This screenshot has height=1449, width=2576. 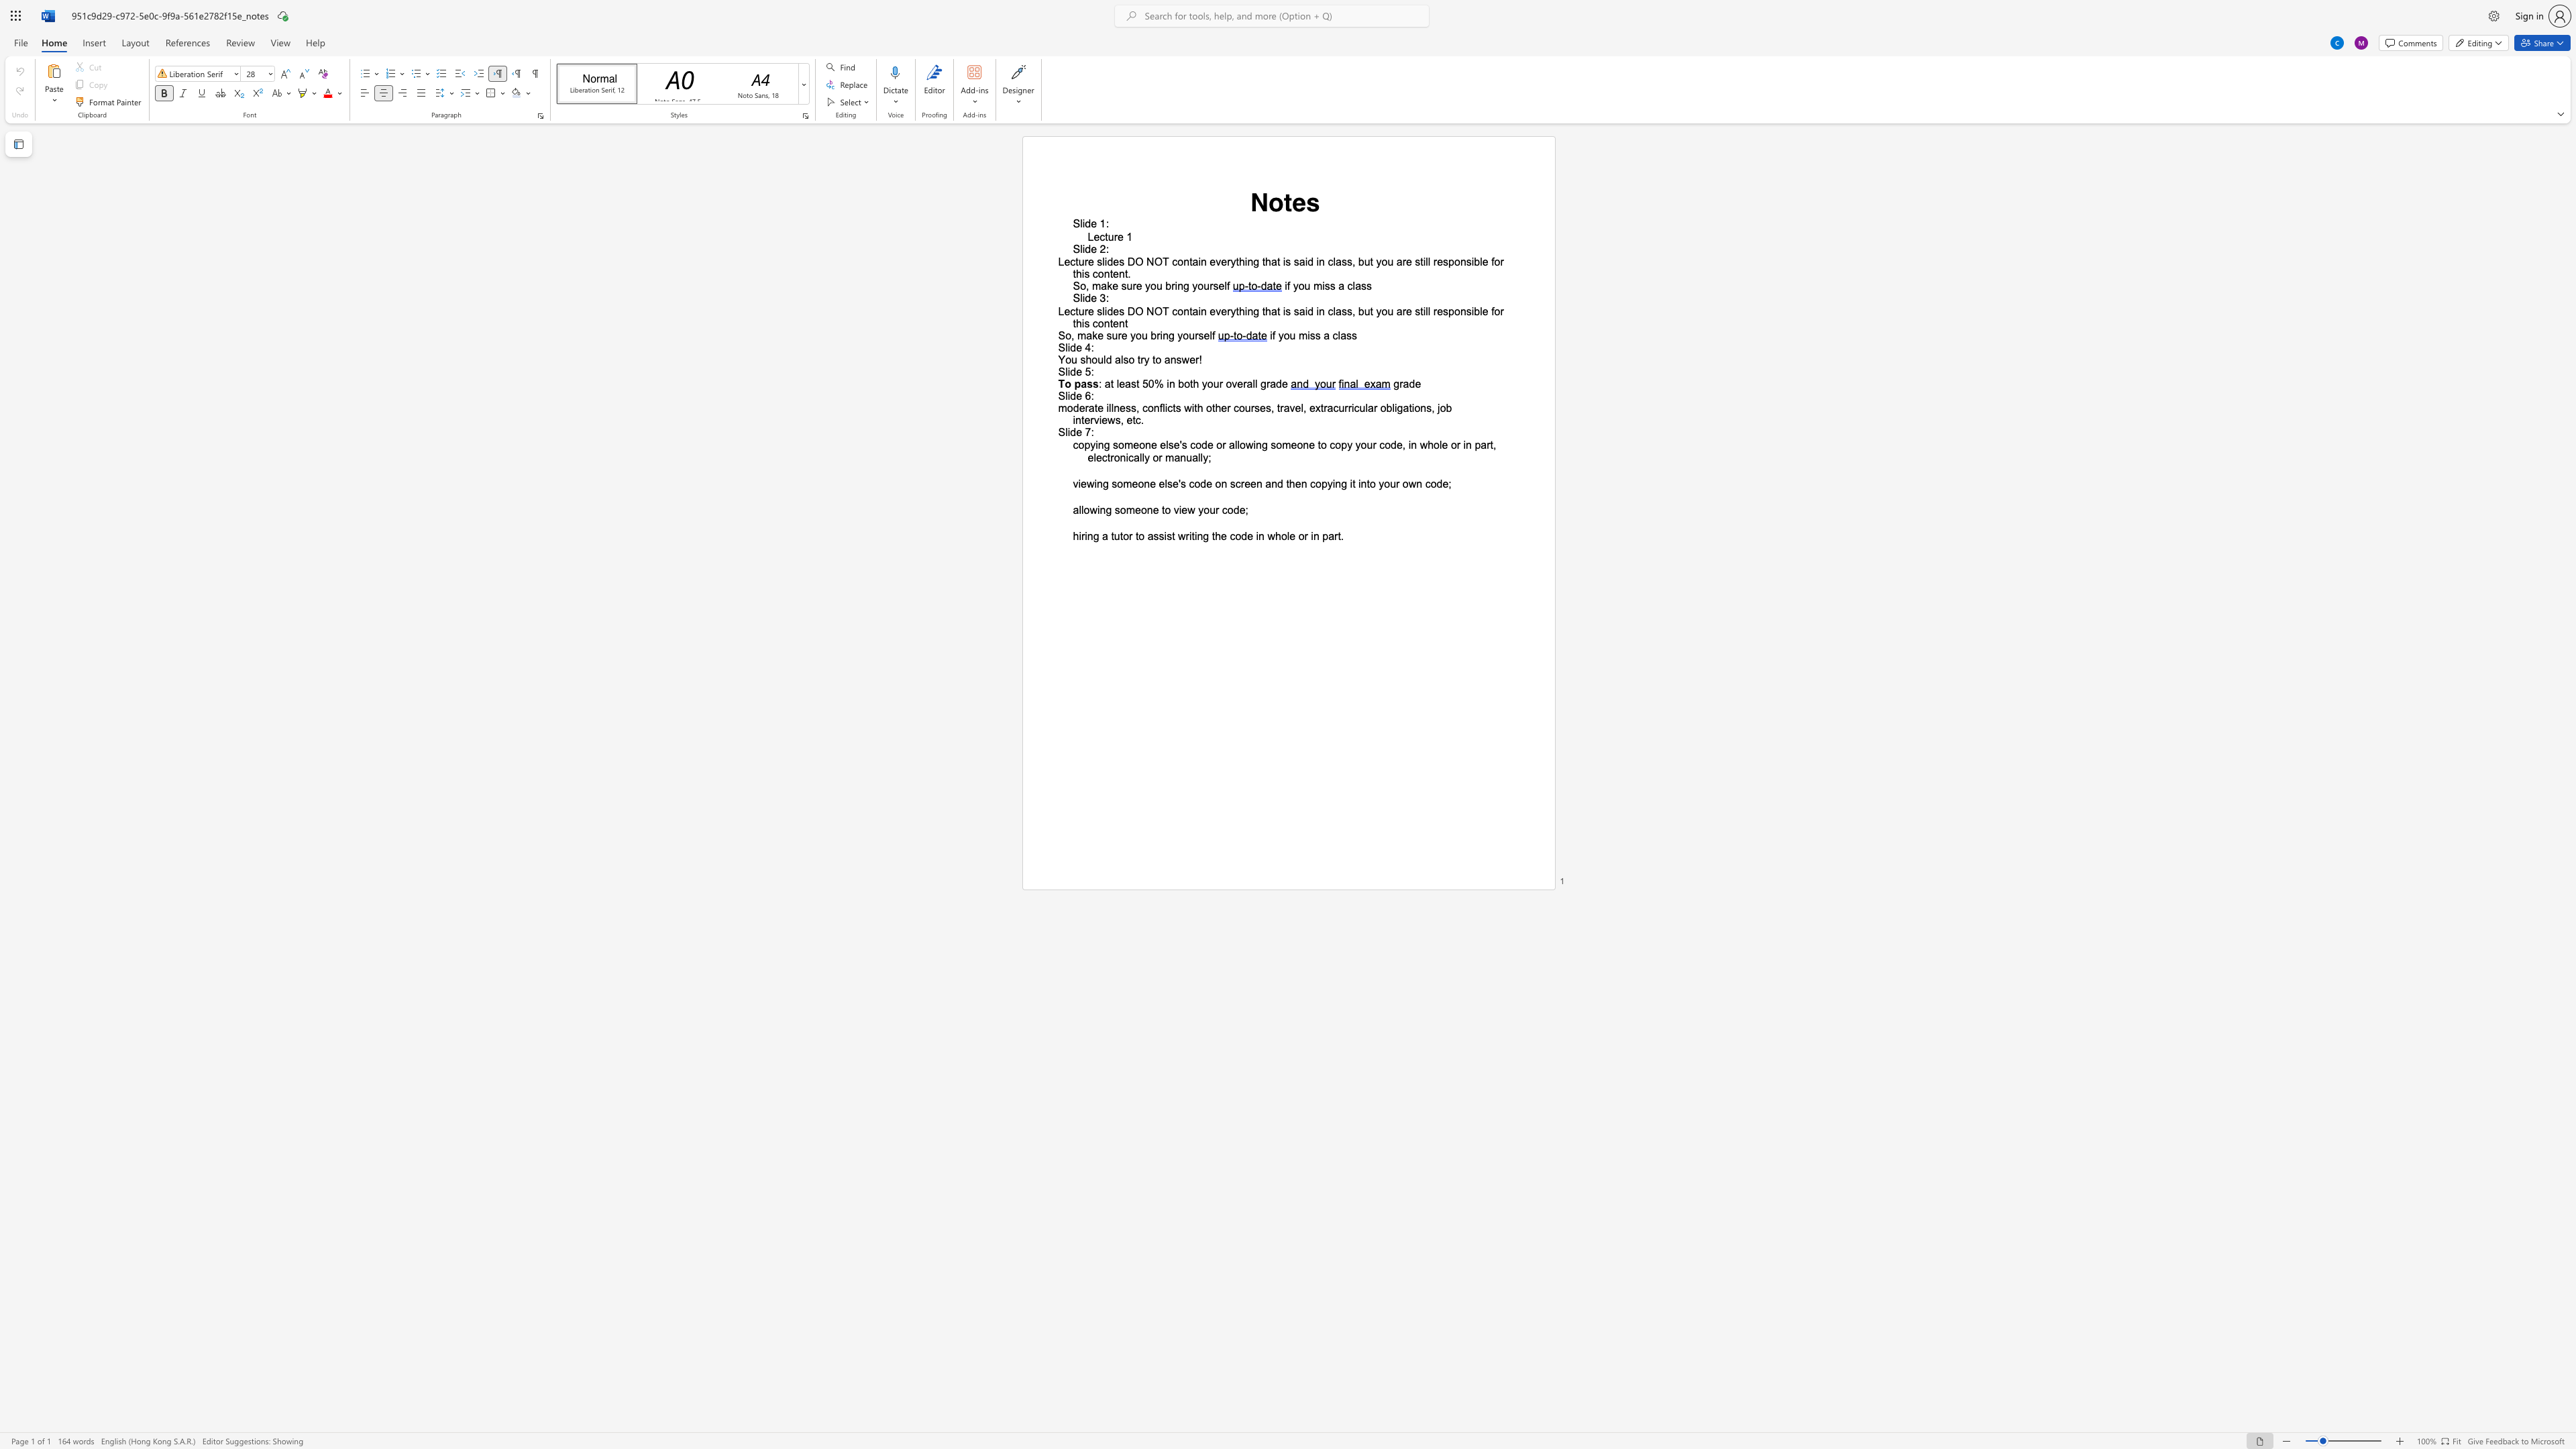 I want to click on the subset text "rricular obligations, job inter" within the text "moderate illness, conflicts with other courses, travel, extracurricular obligations, job interviews, etc.", so click(x=1344, y=407).